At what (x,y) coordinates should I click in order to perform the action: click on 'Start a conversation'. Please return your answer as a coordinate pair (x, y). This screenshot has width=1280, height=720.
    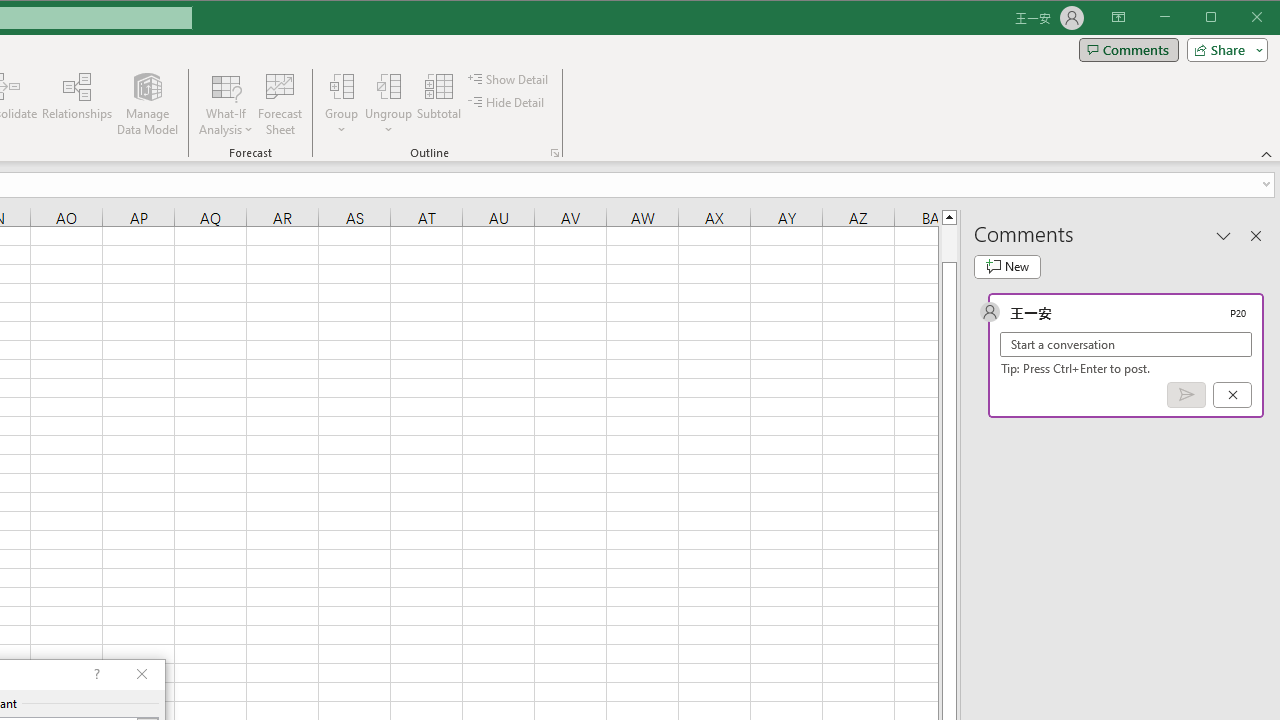
    Looking at the image, I should click on (1126, 343).